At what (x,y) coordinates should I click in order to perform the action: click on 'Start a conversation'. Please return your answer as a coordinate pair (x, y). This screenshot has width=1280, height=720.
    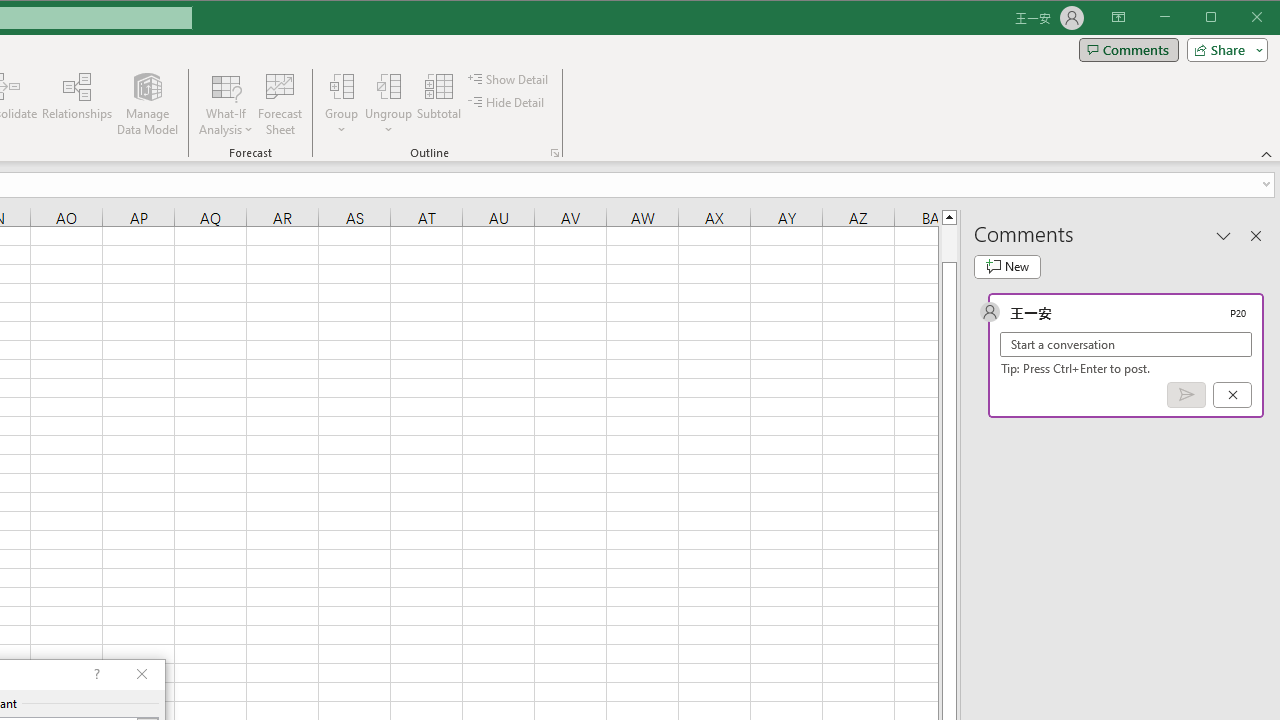
    Looking at the image, I should click on (1126, 343).